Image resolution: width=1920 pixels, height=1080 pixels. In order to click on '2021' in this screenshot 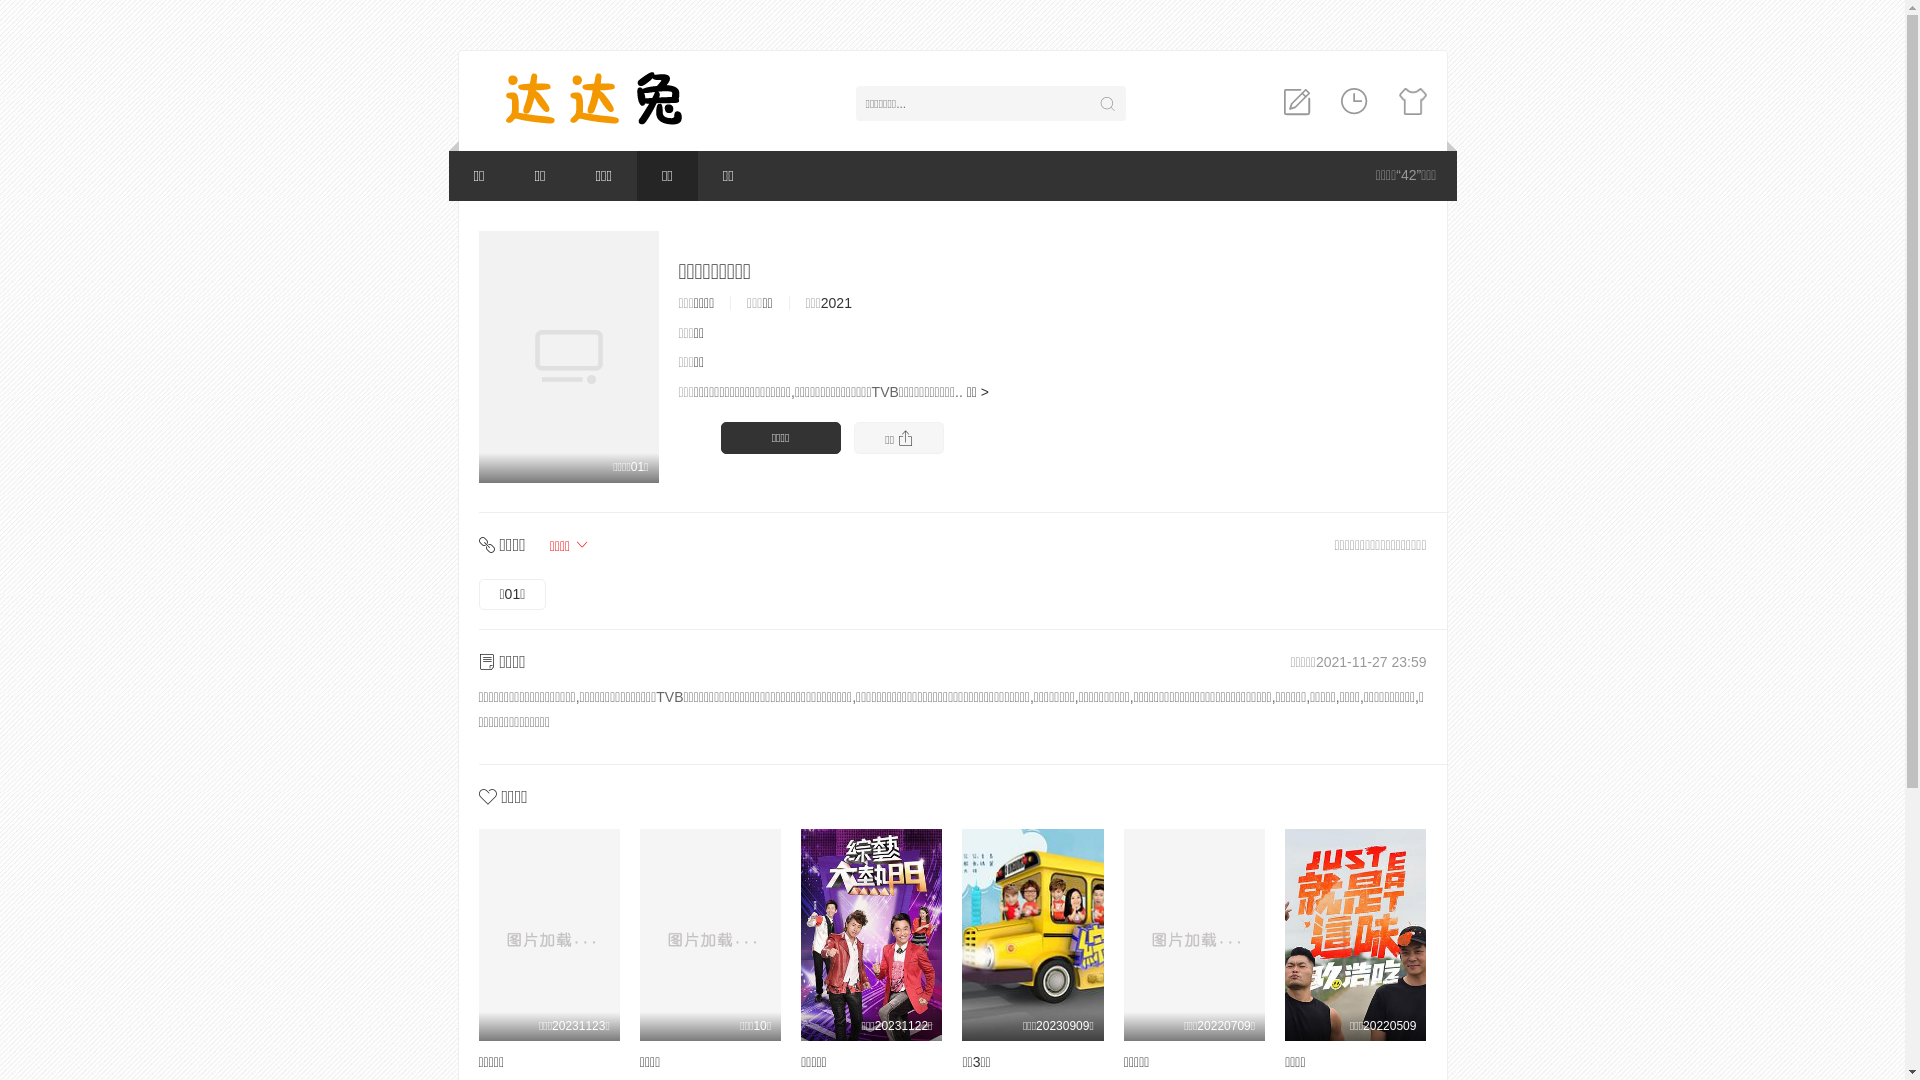, I will do `click(820, 303)`.